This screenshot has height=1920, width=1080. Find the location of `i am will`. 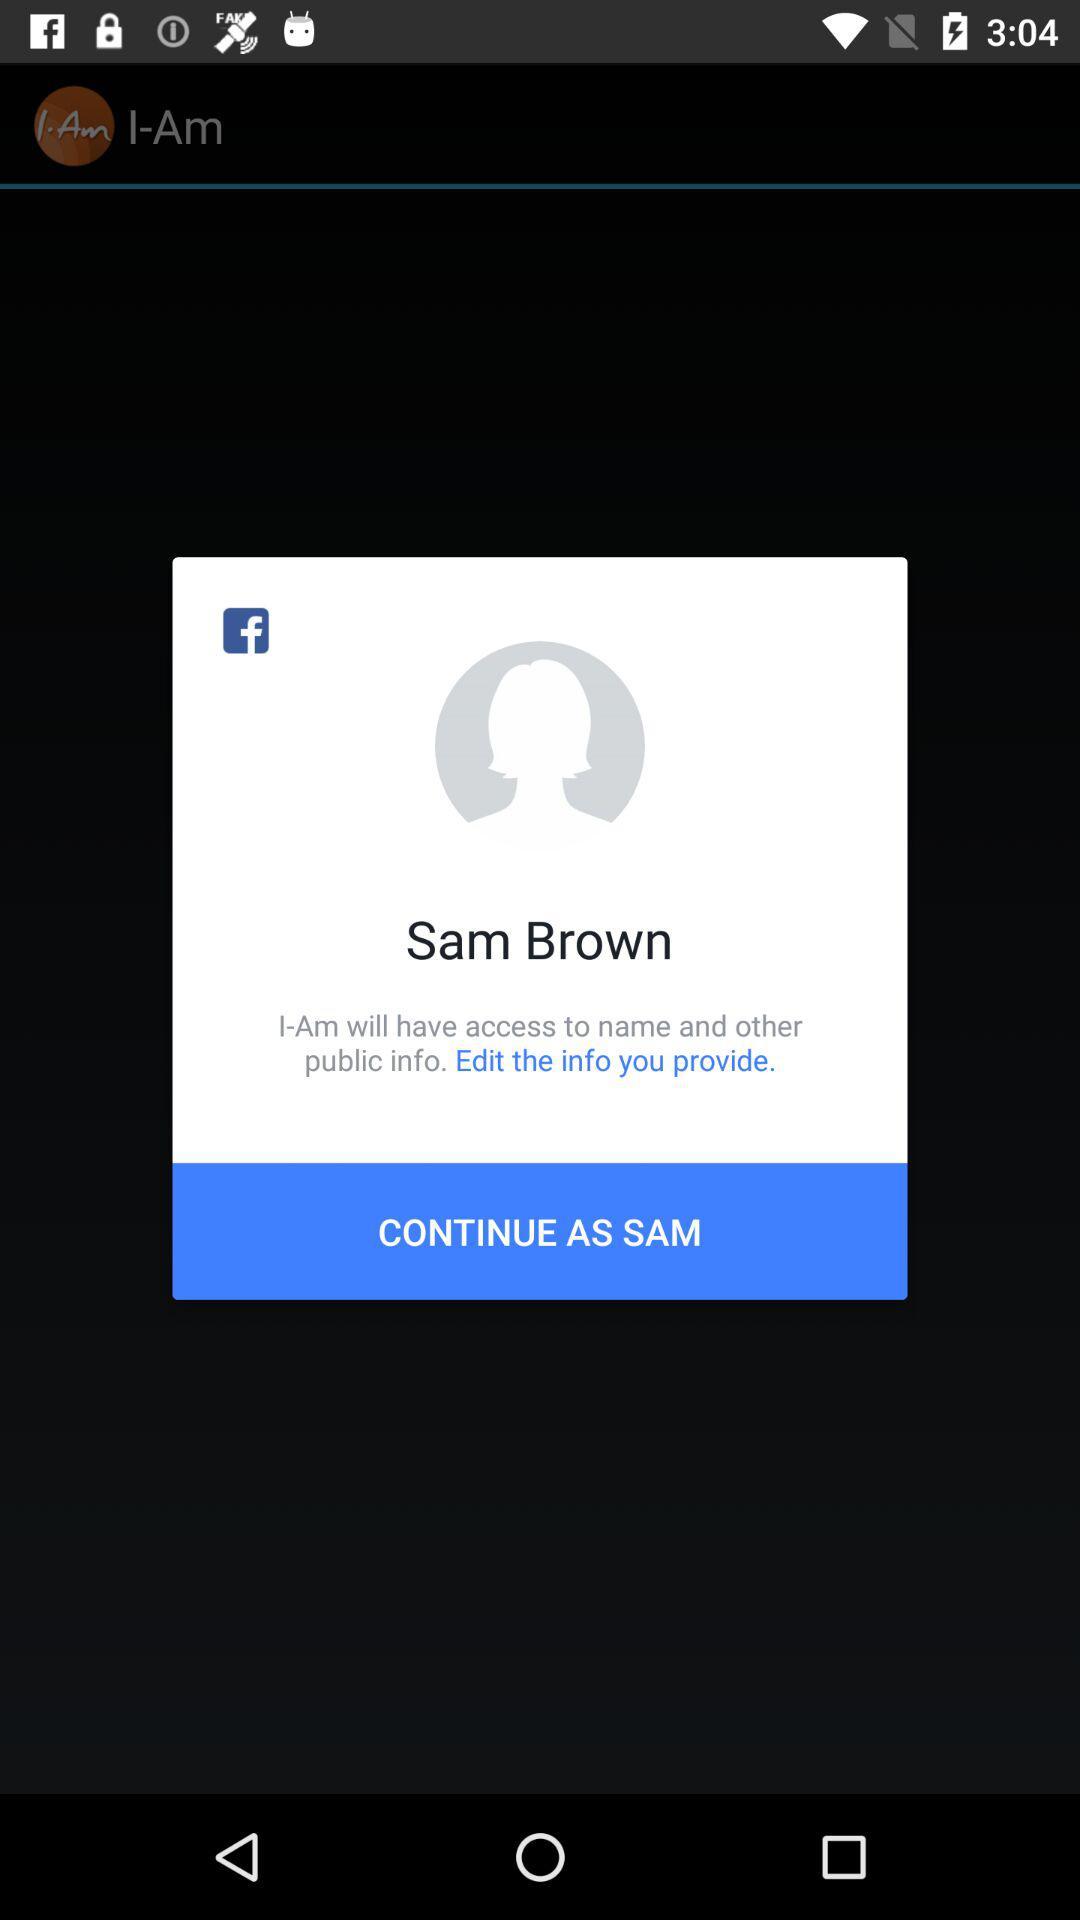

i am will is located at coordinates (540, 1041).